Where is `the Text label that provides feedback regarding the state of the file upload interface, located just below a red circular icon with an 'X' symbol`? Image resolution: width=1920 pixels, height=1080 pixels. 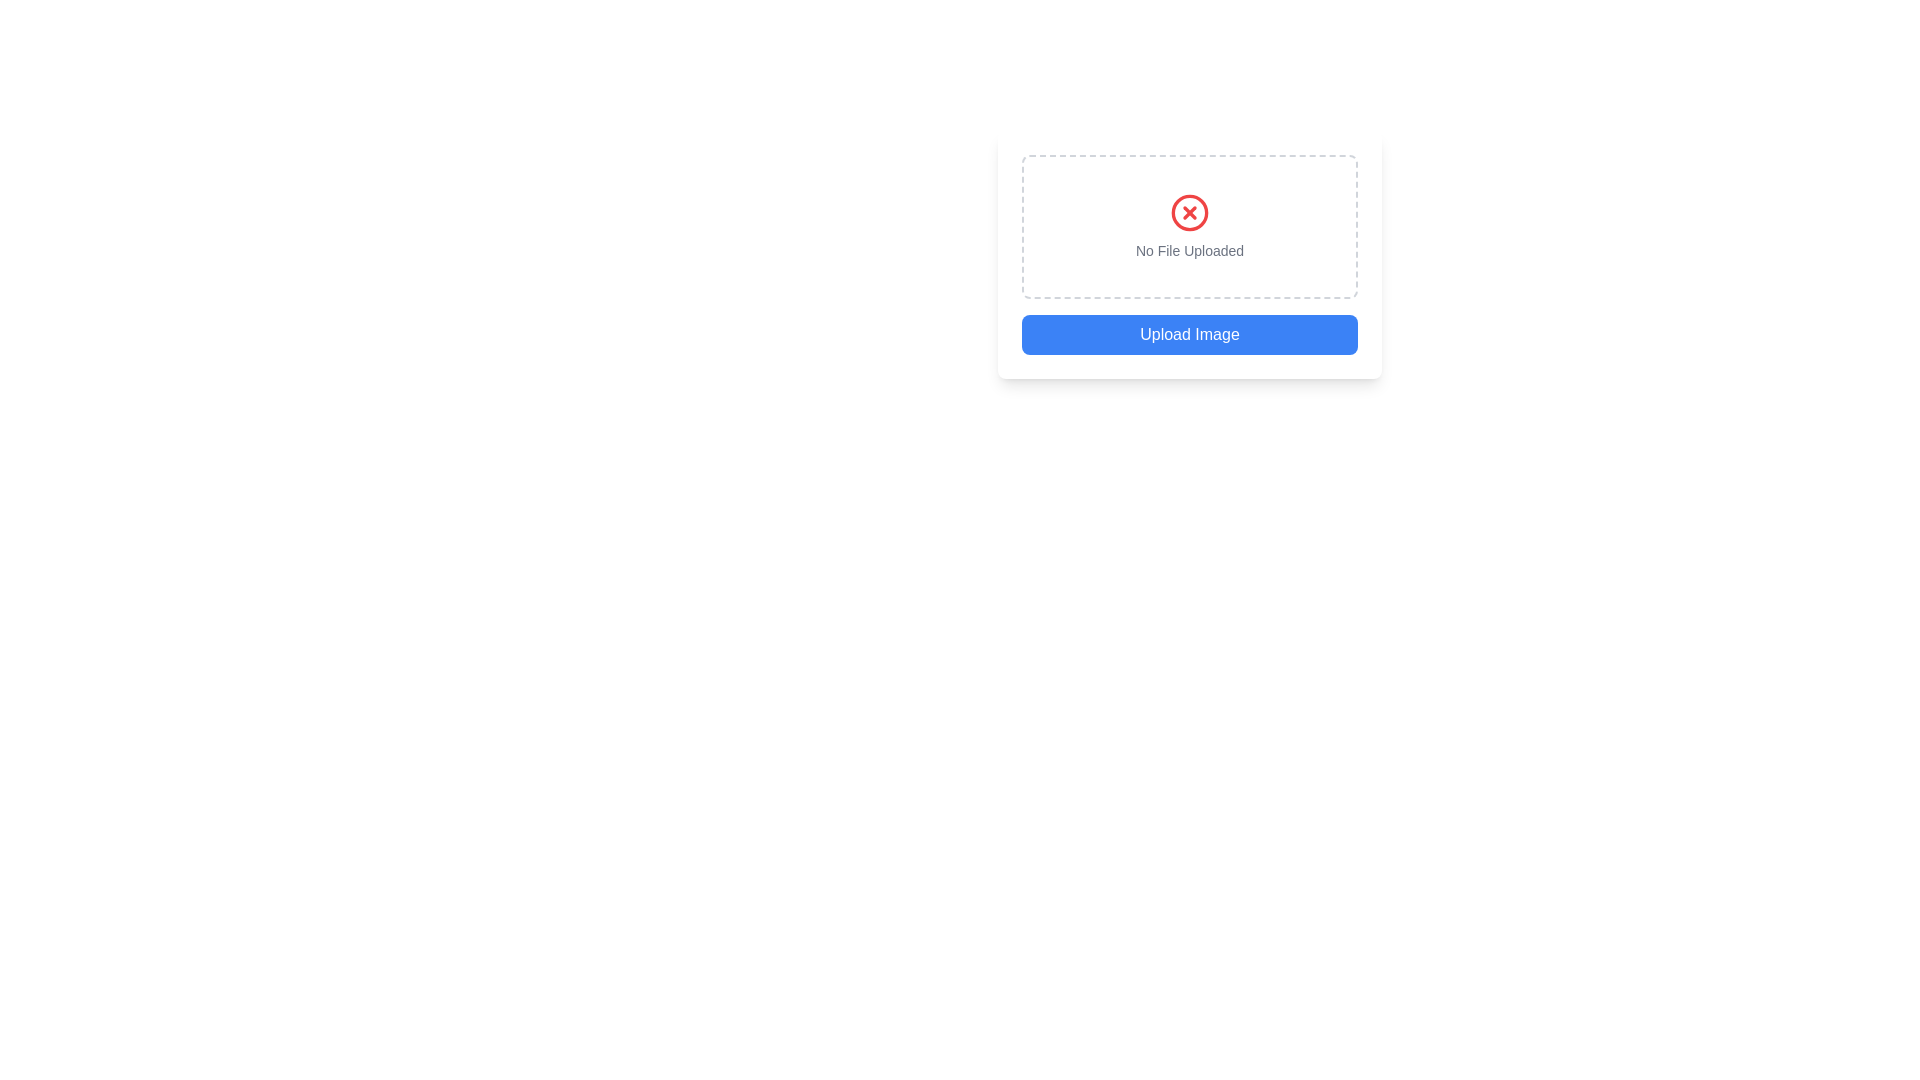 the Text label that provides feedback regarding the state of the file upload interface, located just below a red circular icon with an 'X' symbol is located at coordinates (1190, 249).